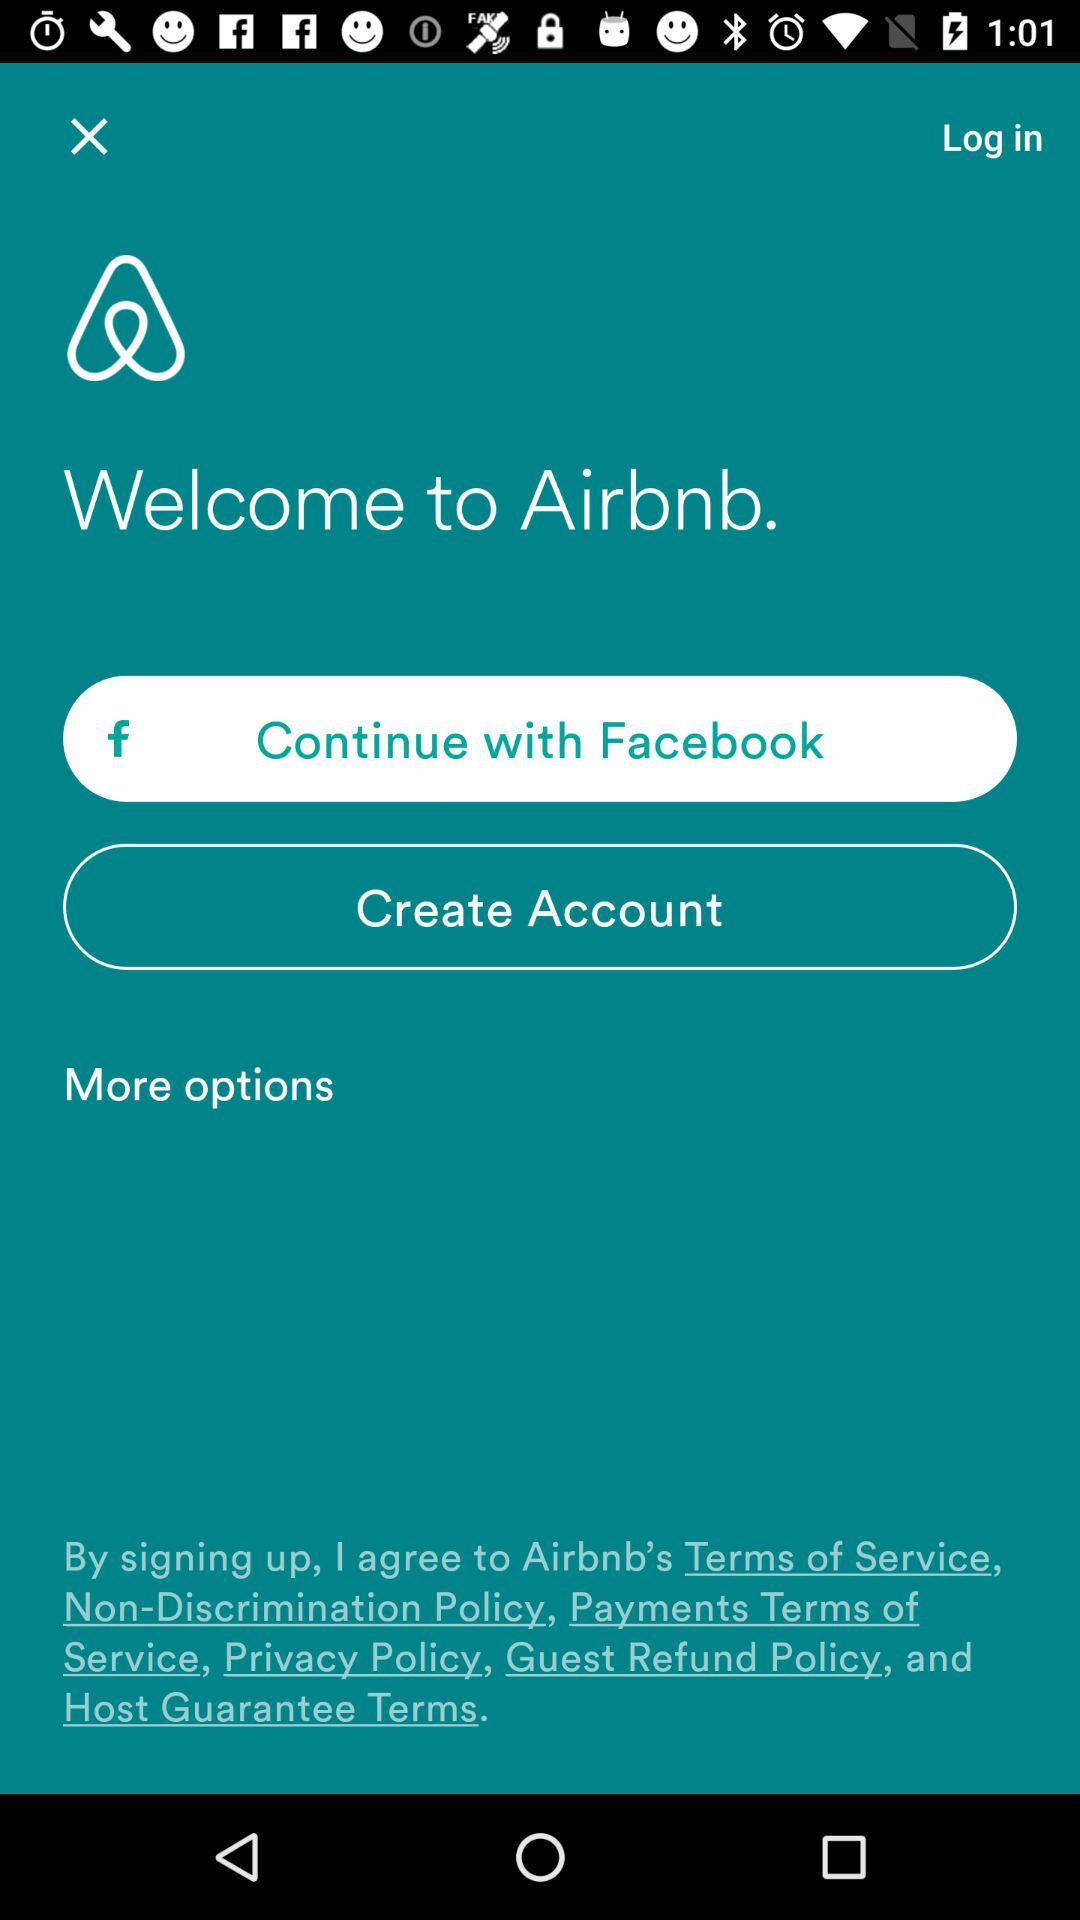  Describe the element at coordinates (540, 905) in the screenshot. I see `create account` at that location.